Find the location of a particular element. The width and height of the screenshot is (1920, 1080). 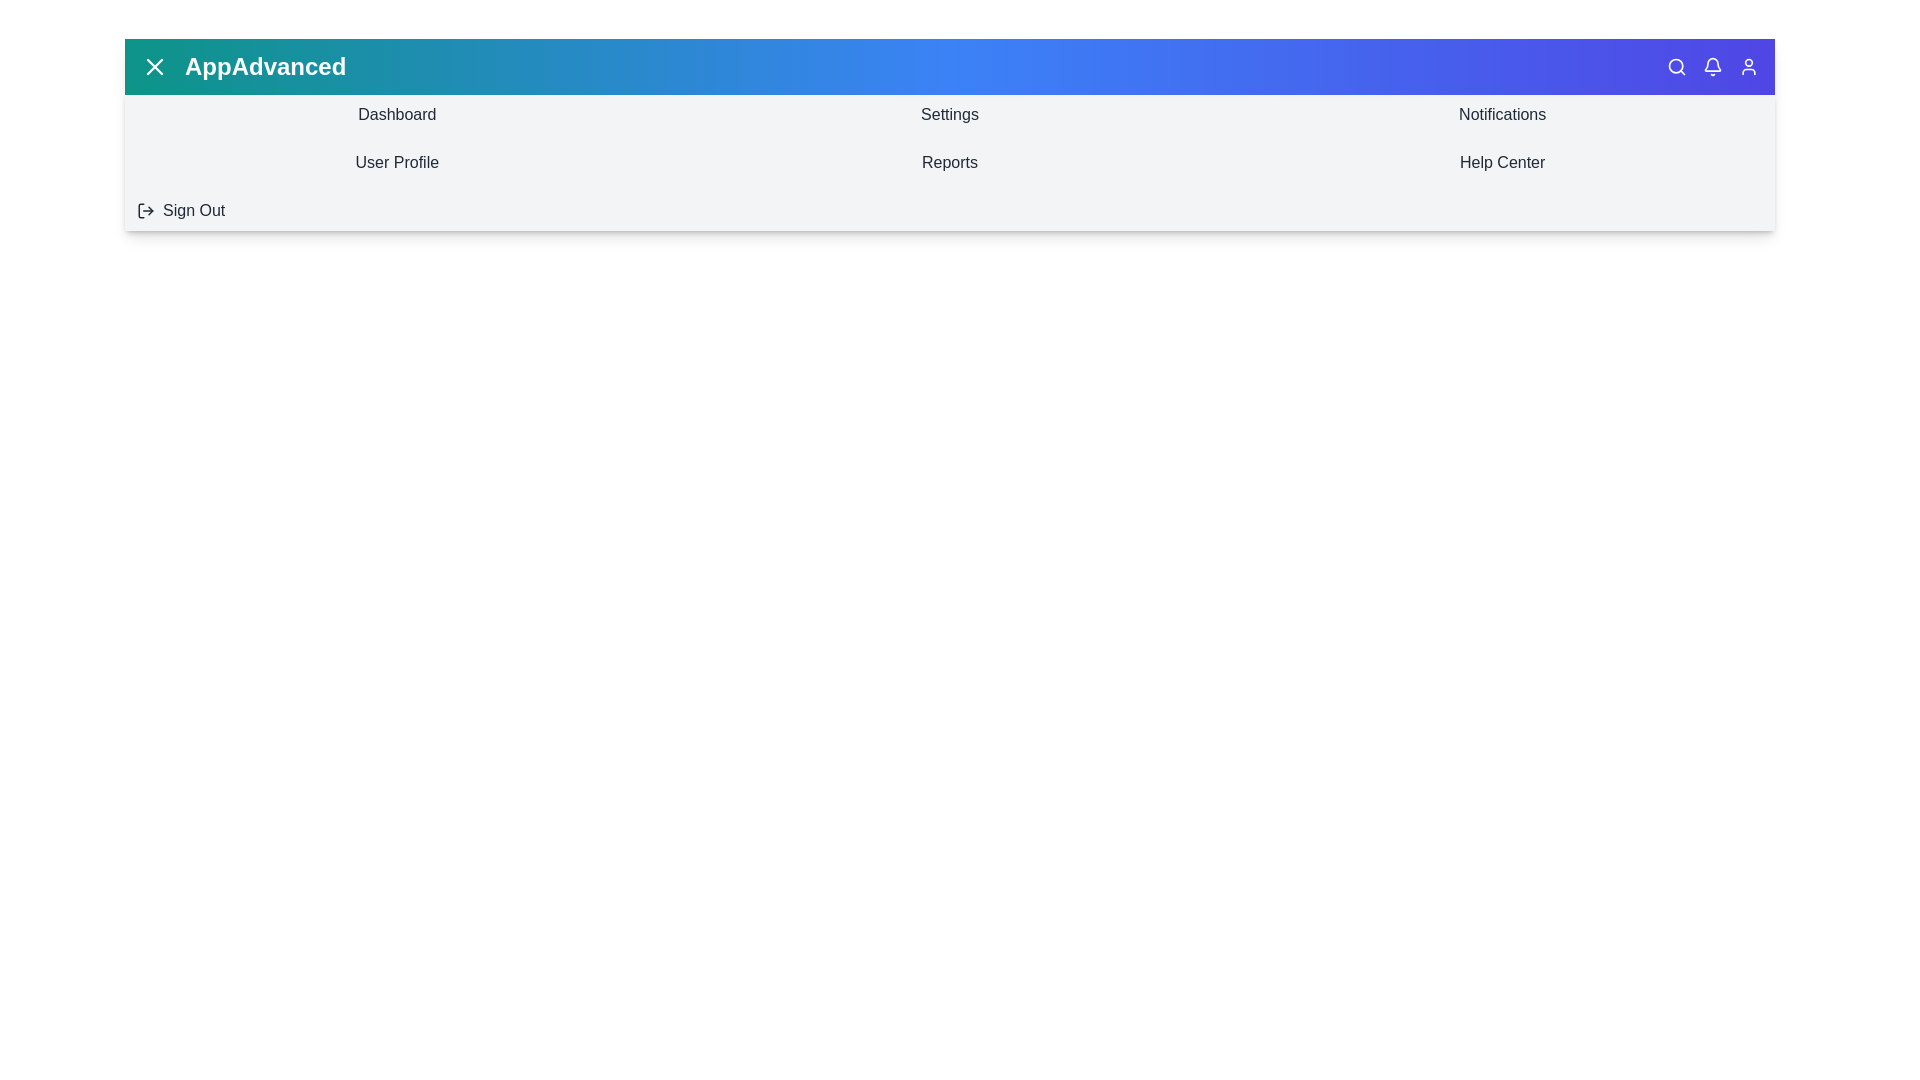

the menu item Dashboard from the menu bar is located at coordinates (397, 115).